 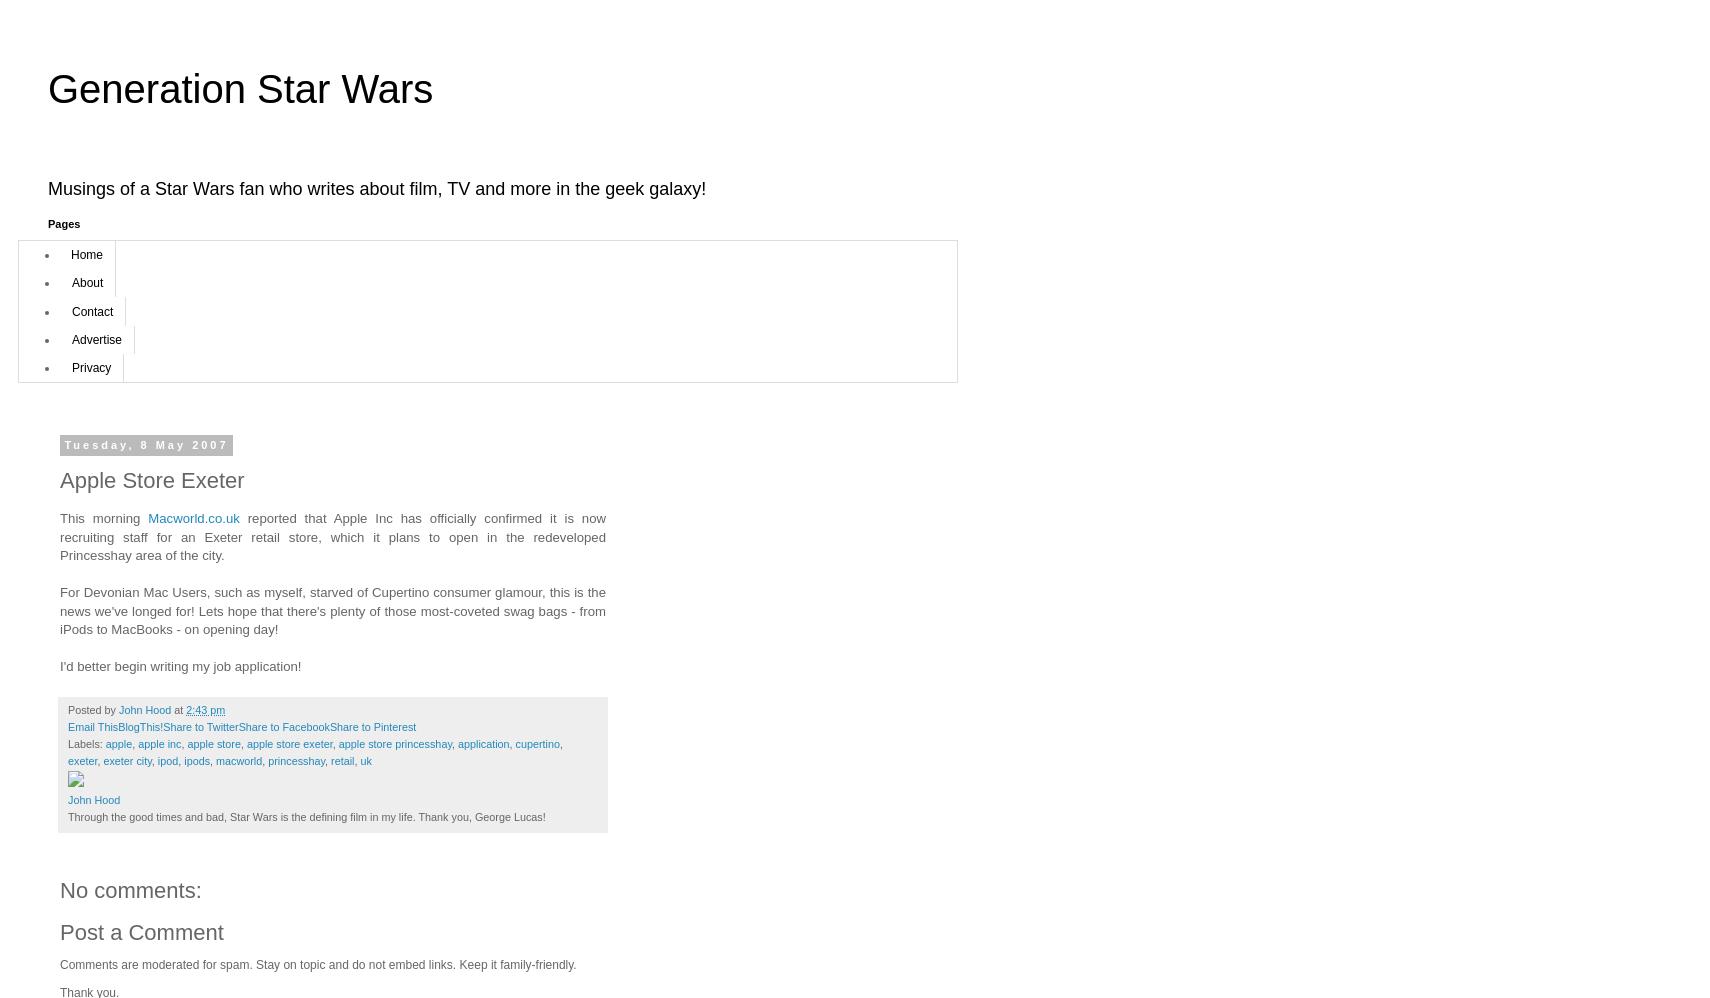 I want to click on 'About', so click(x=86, y=282).